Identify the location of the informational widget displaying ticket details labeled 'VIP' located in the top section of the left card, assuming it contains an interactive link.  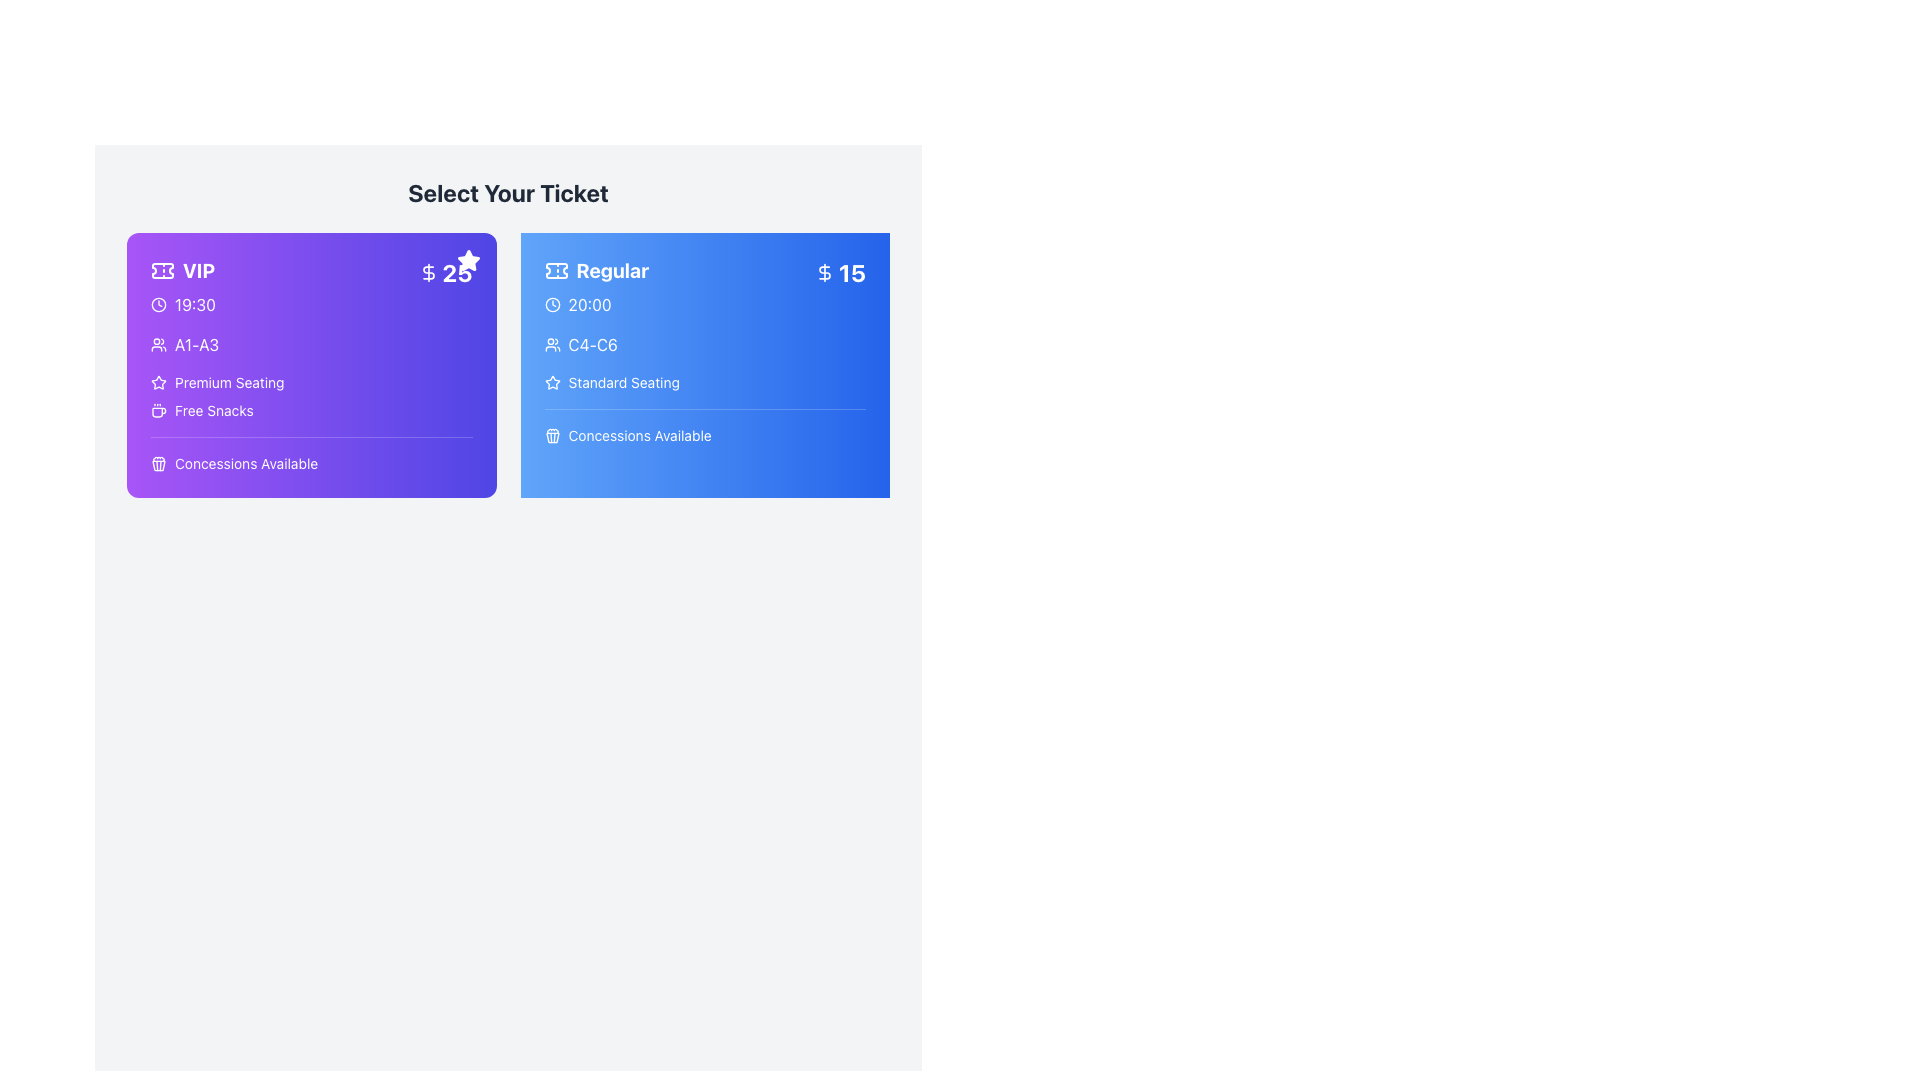
(310, 286).